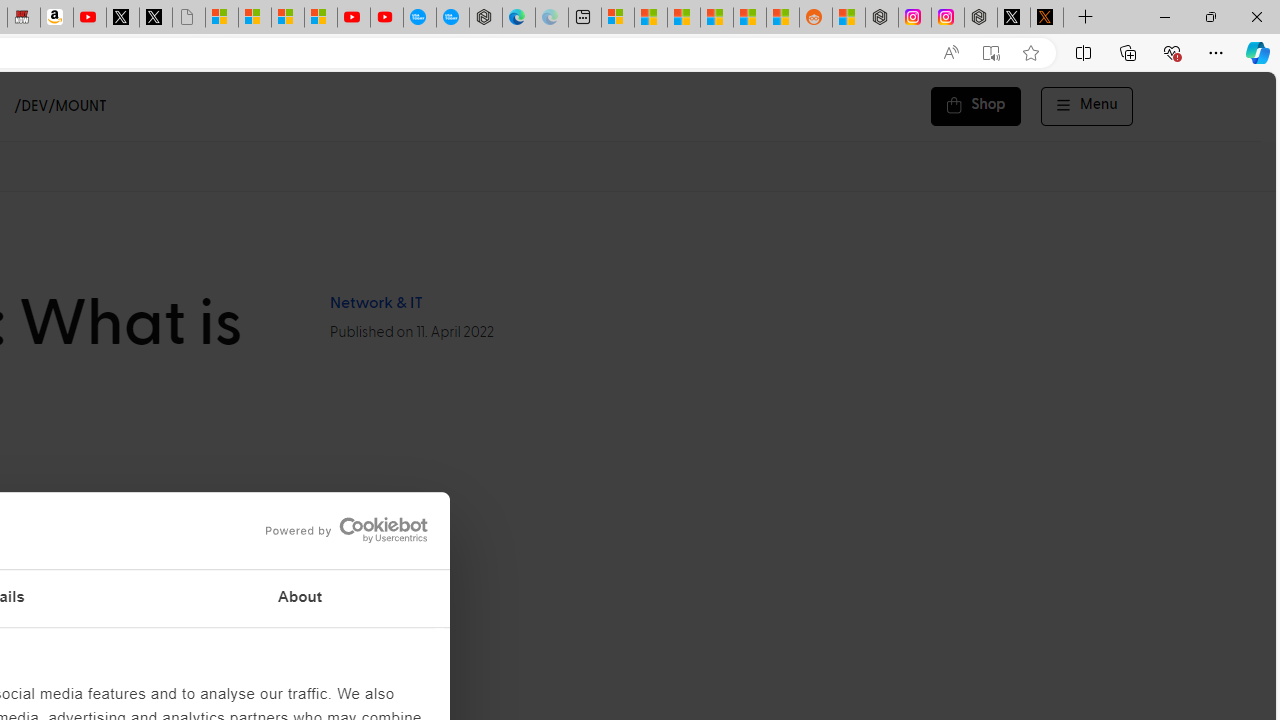 The height and width of the screenshot is (720, 1280). Describe the element at coordinates (781, 17) in the screenshot. I see `'Shanghai, China Weather trends | Microsoft Weather'` at that location.